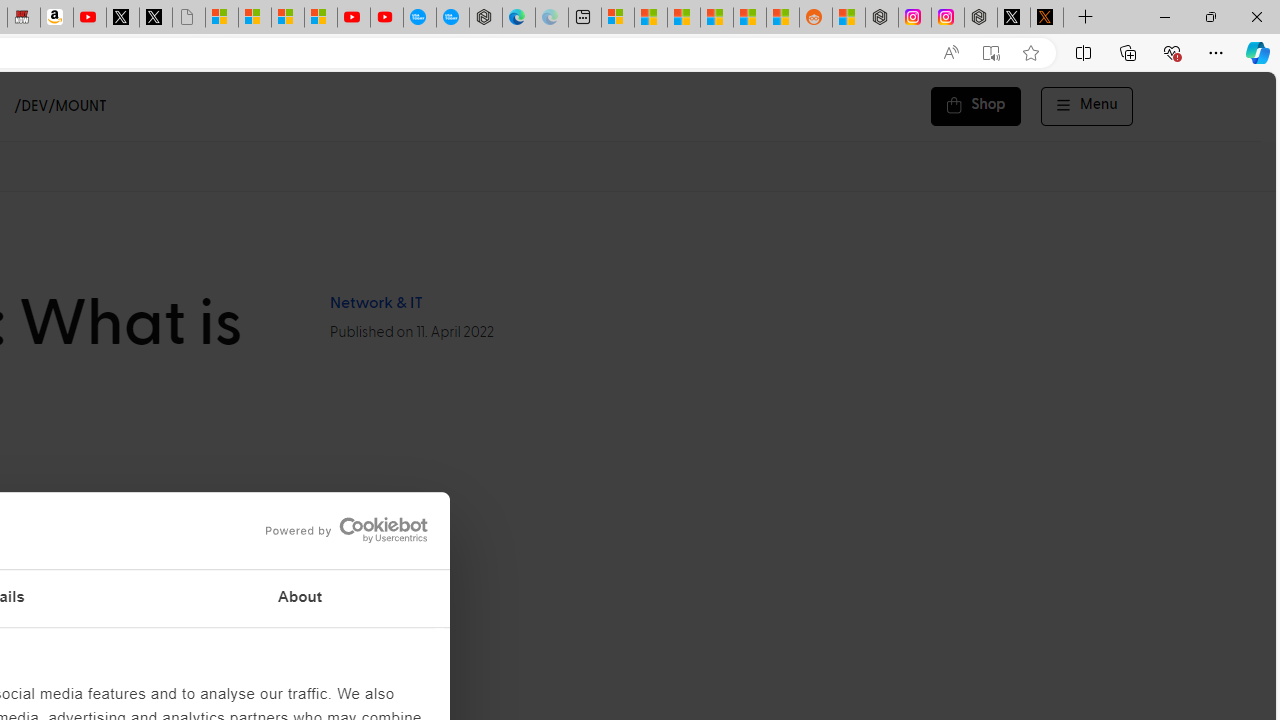 The height and width of the screenshot is (720, 1280). Describe the element at coordinates (781, 17) in the screenshot. I see `'Shanghai, China Weather trends | Microsoft Weather'` at that location.